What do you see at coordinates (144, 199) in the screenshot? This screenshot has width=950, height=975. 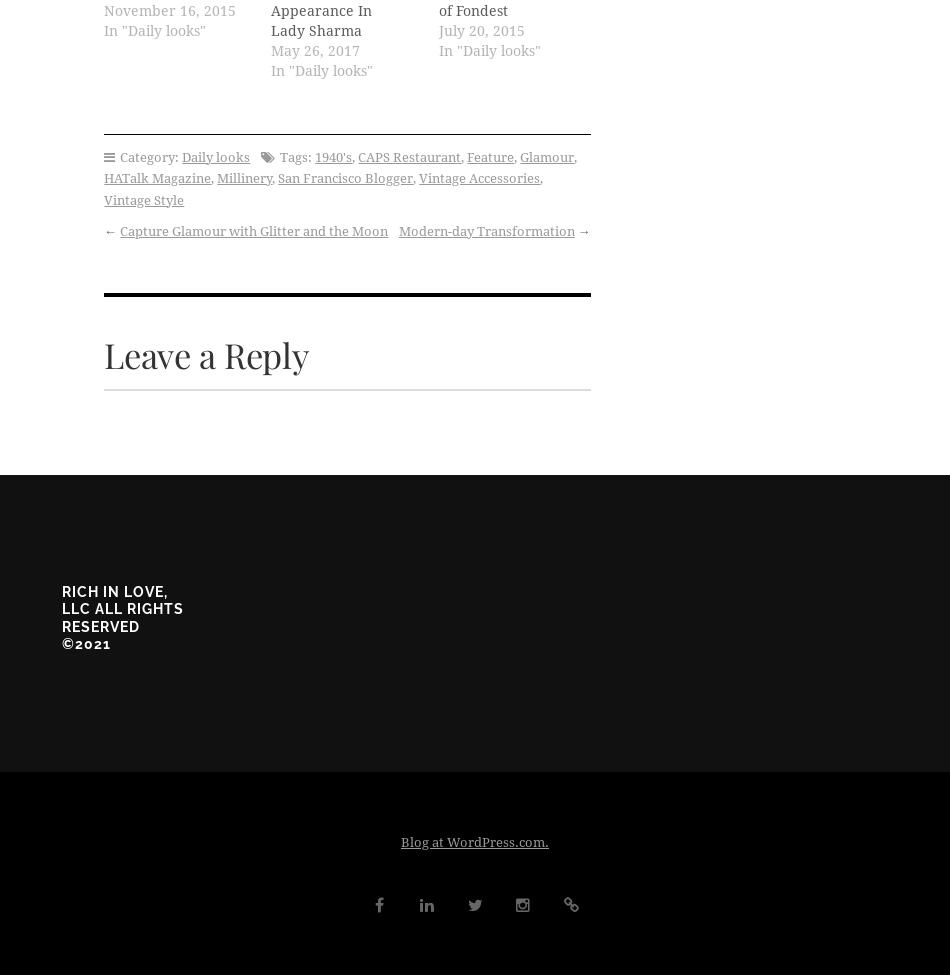 I see `'Vintage Style'` at bounding box center [144, 199].